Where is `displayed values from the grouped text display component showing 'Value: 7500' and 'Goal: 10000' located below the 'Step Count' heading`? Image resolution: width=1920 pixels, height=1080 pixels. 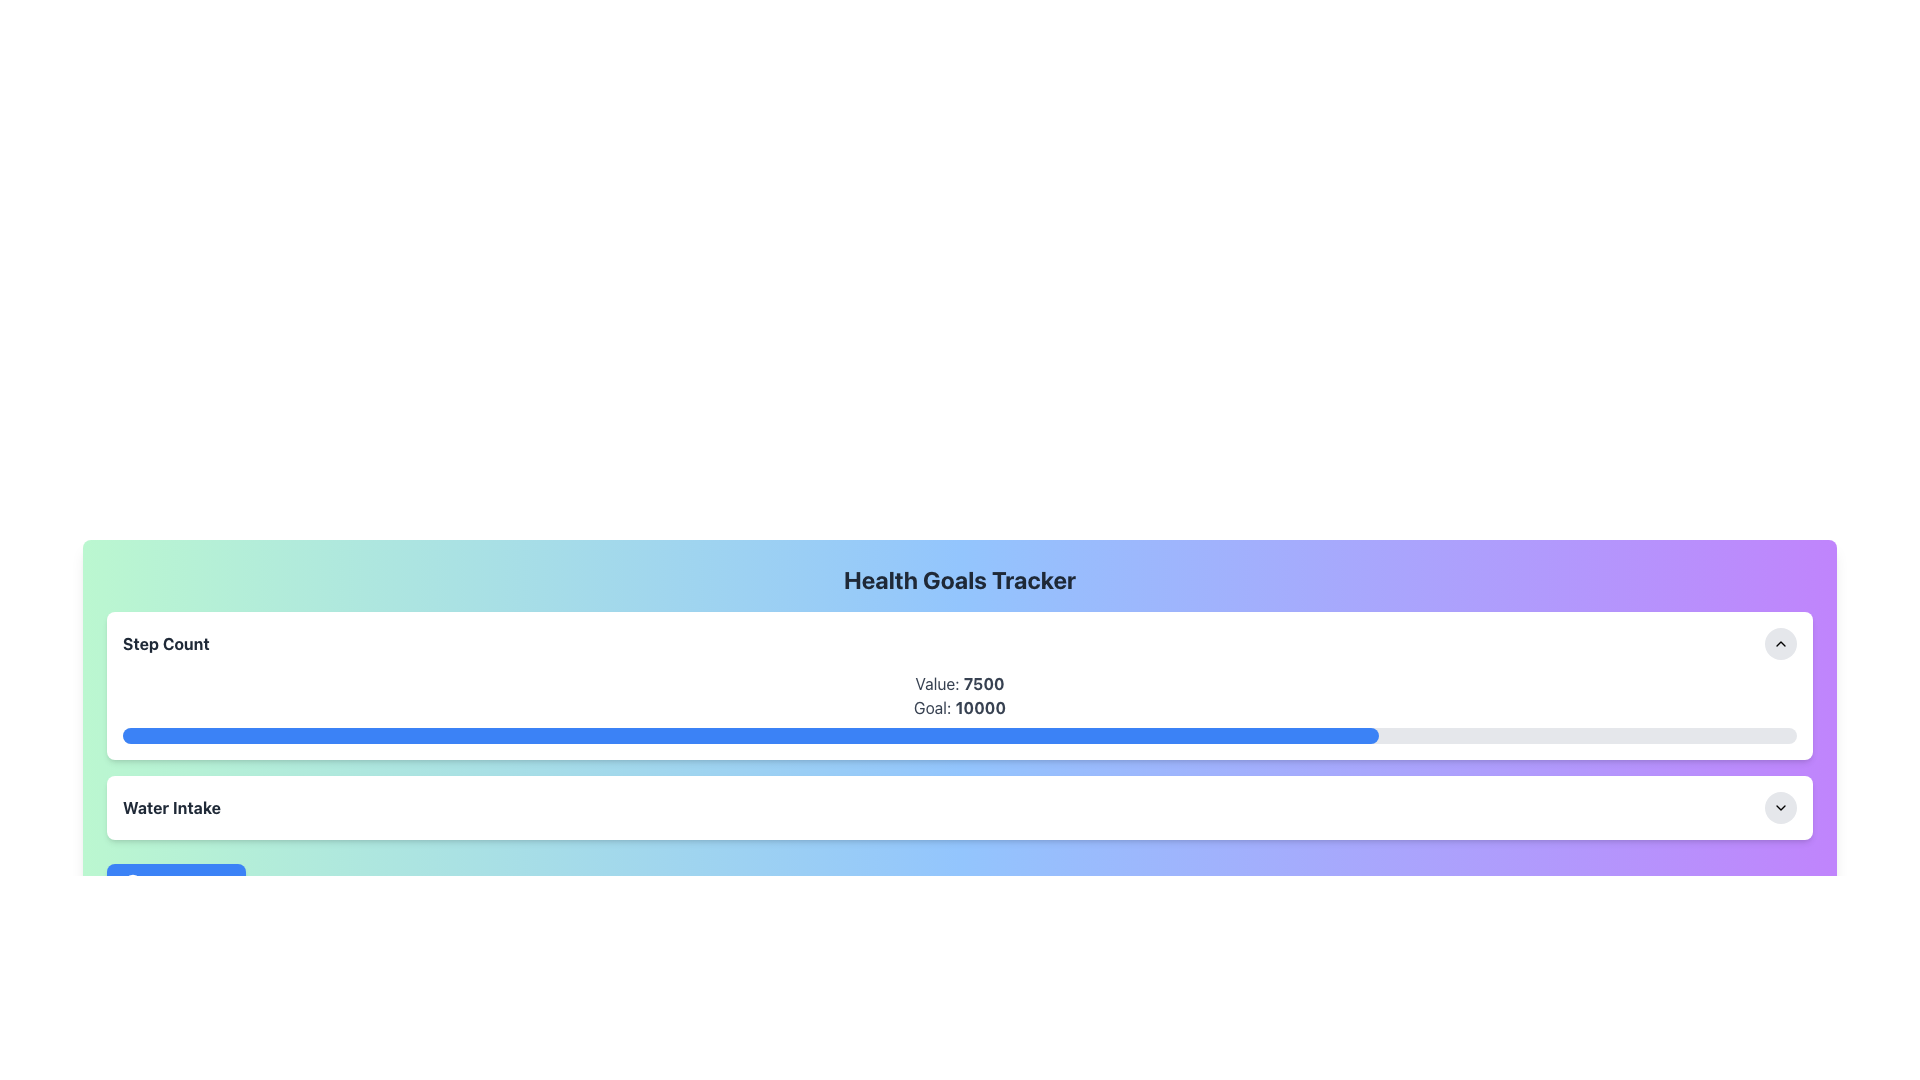 displayed values from the grouped text display component showing 'Value: 7500' and 'Goal: 10000' located below the 'Step Count' heading is located at coordinates (960, 707).